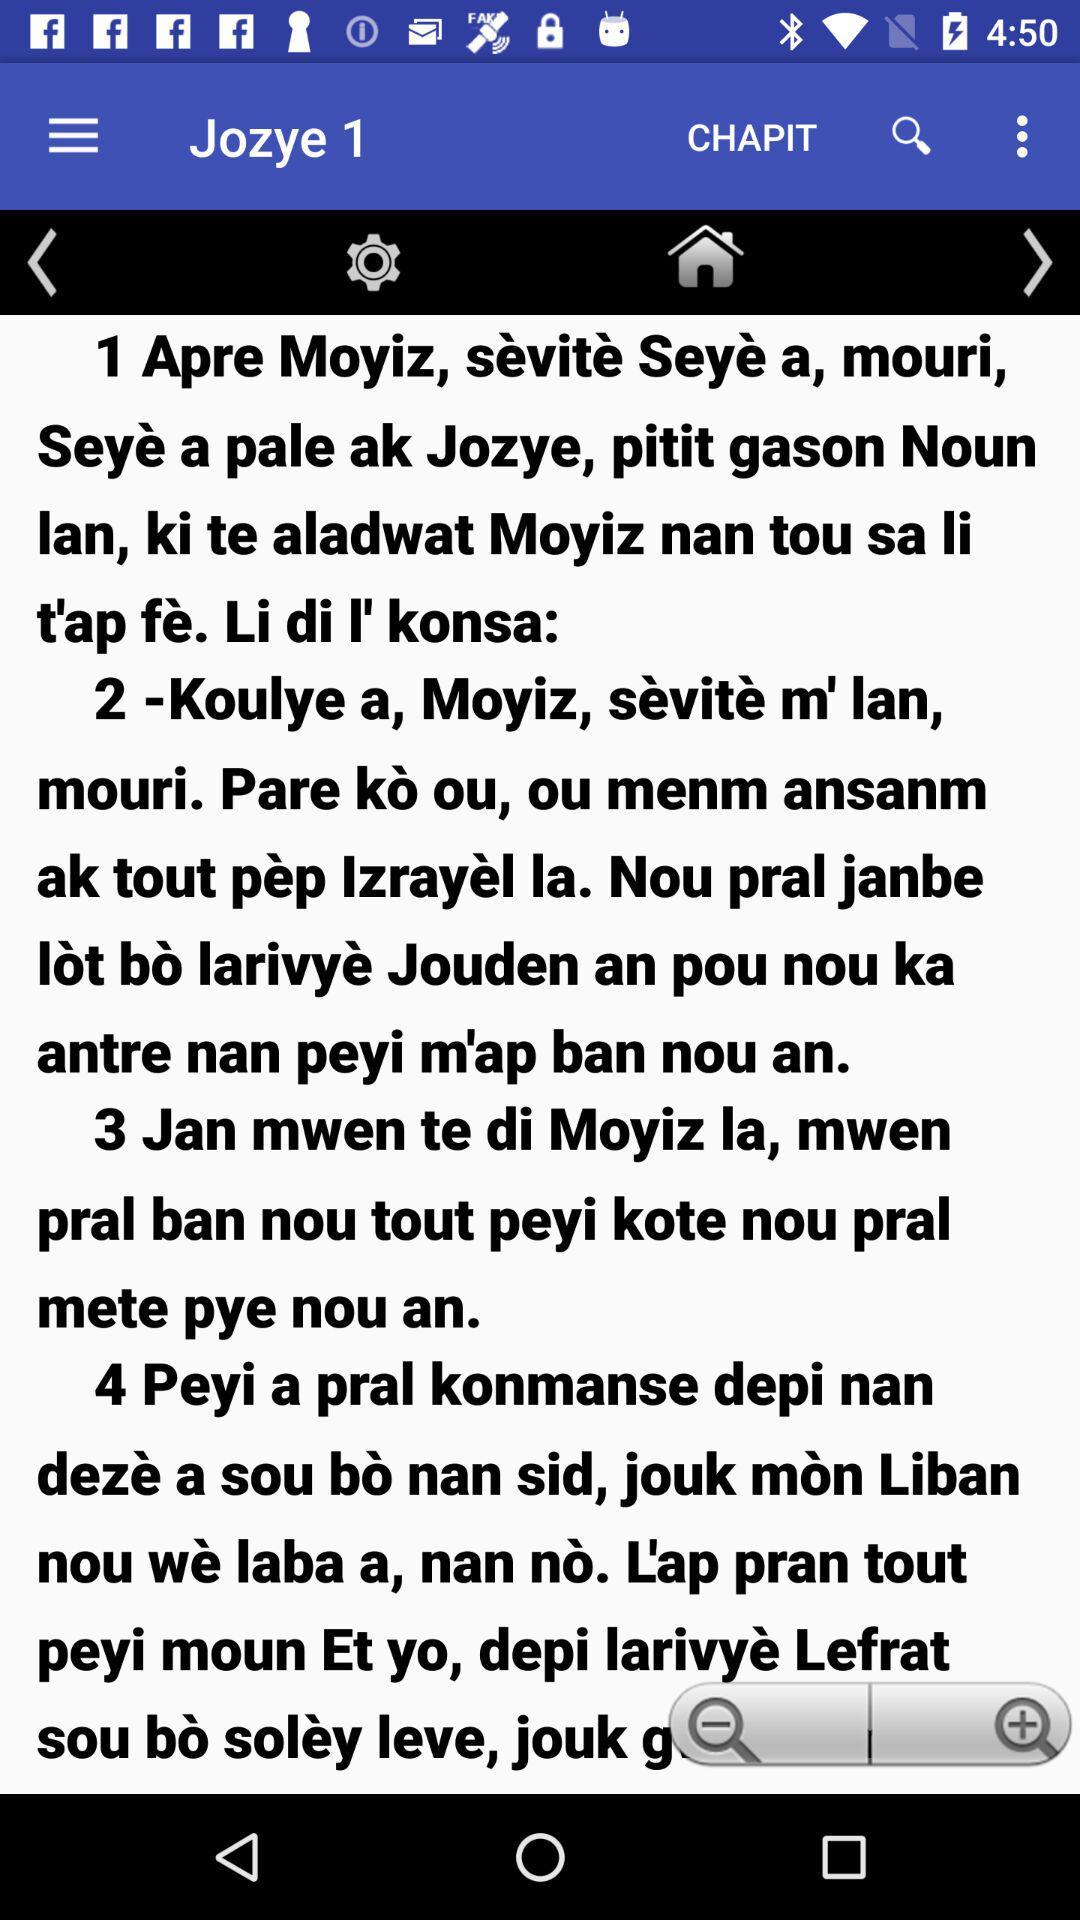 This screenshot has width=1080, height=1920. Describe the element at coordinates (704, 251) in the screenshot. I see `item above the 1 apre moyiz icon` at that location.